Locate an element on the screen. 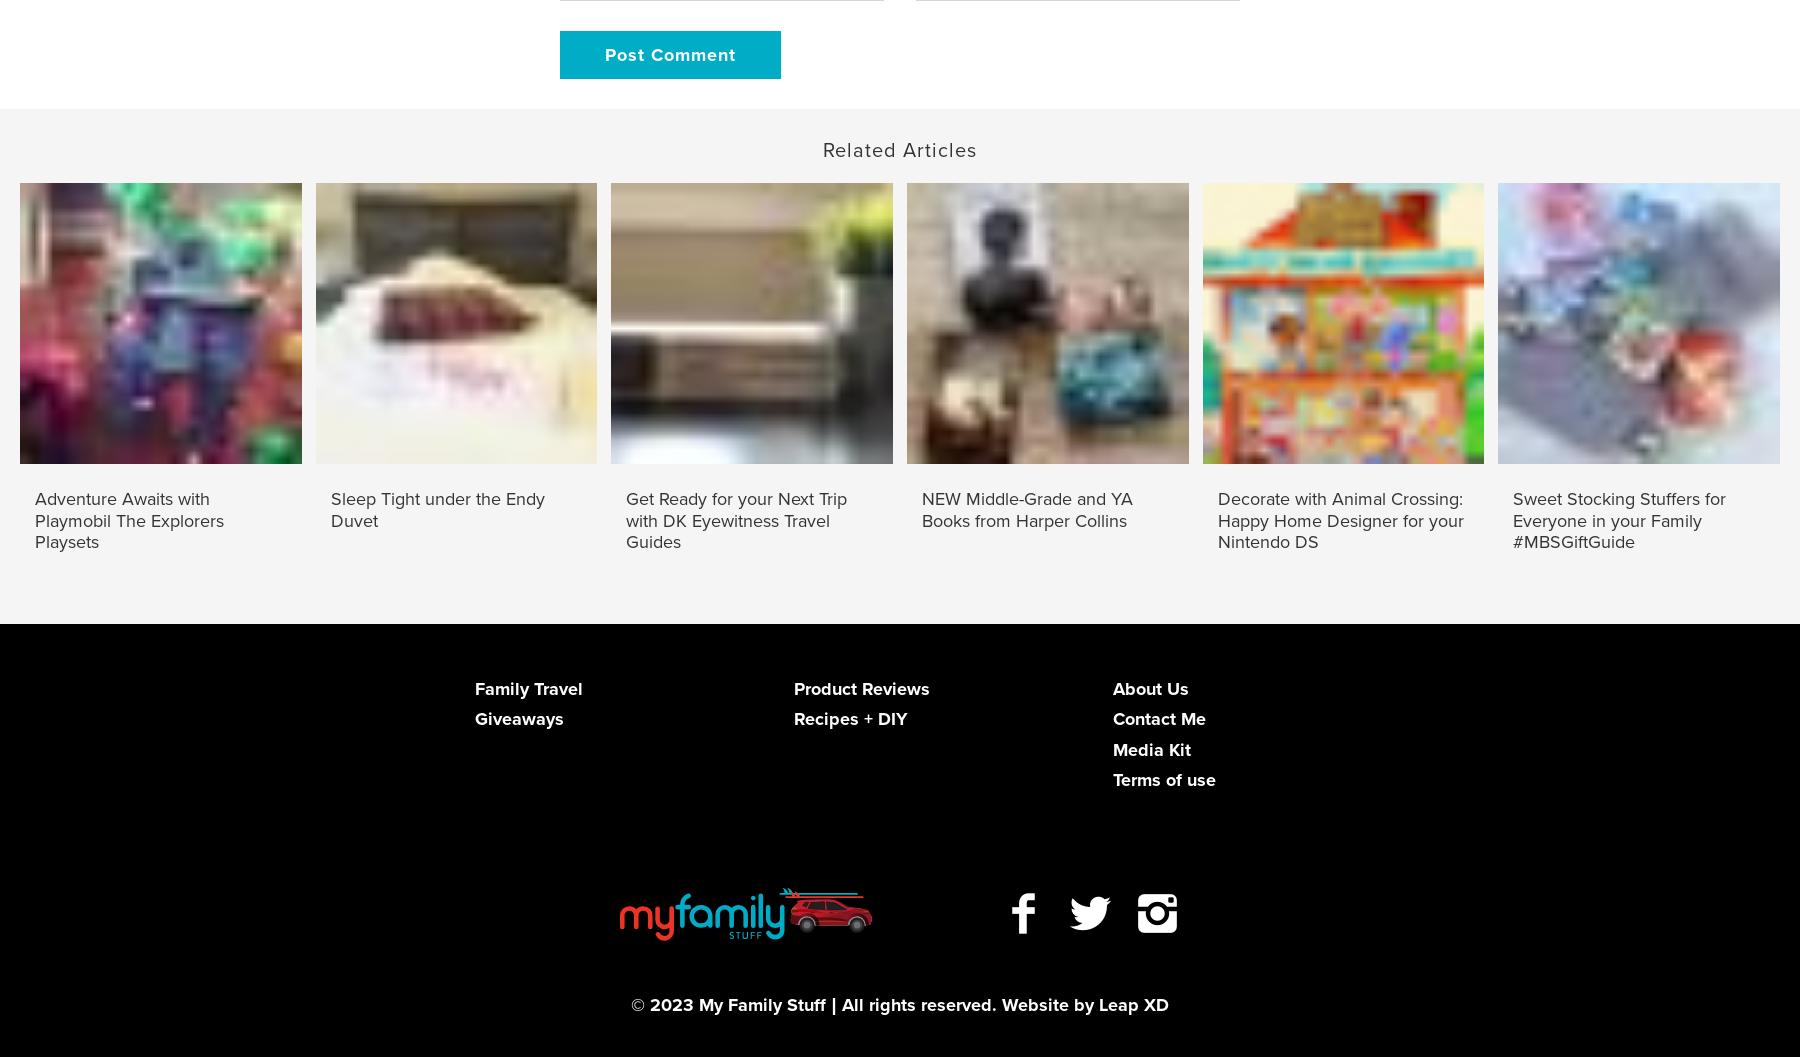 The width and height of the screenshot is (1800, 1057). 'Related Articles' is located at coordinates (900, 148).